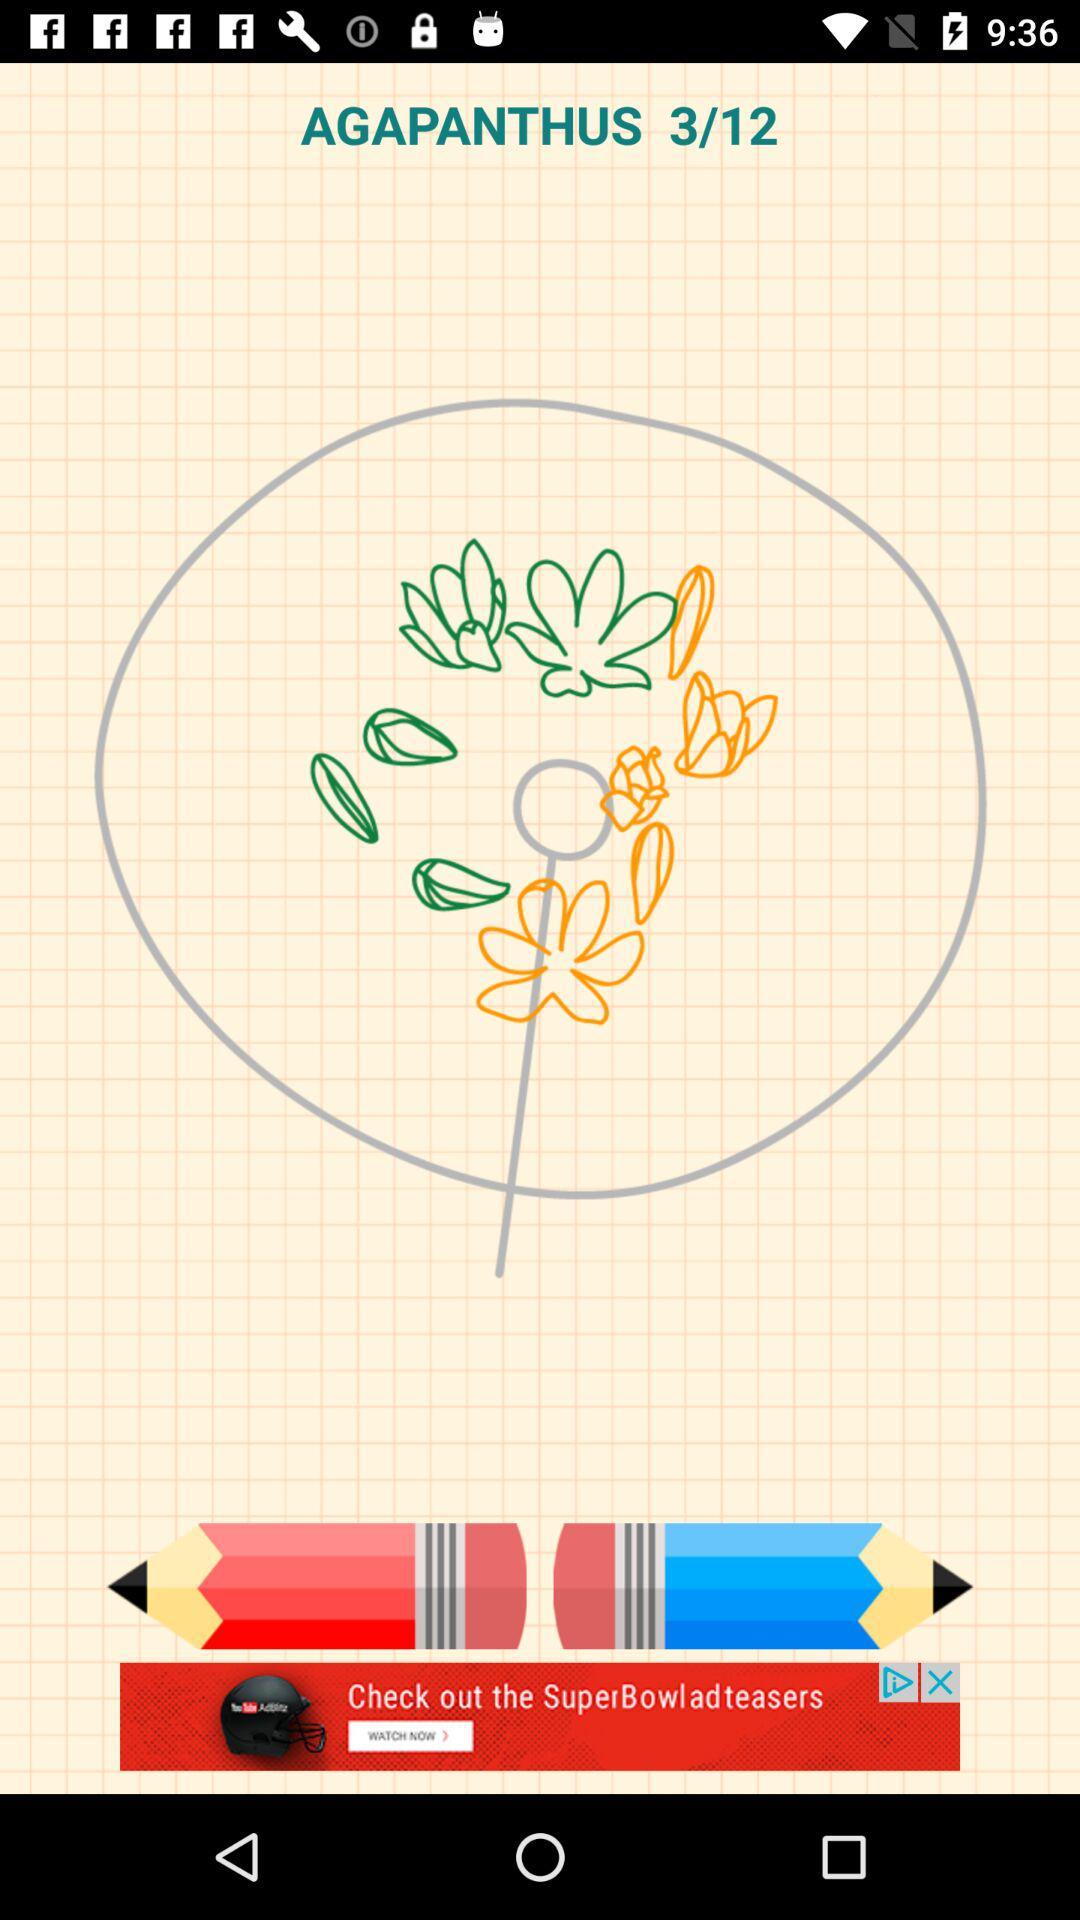  Describe the element at coordinates (315, 1585) in the screenshot. I see `previous step` at that location.